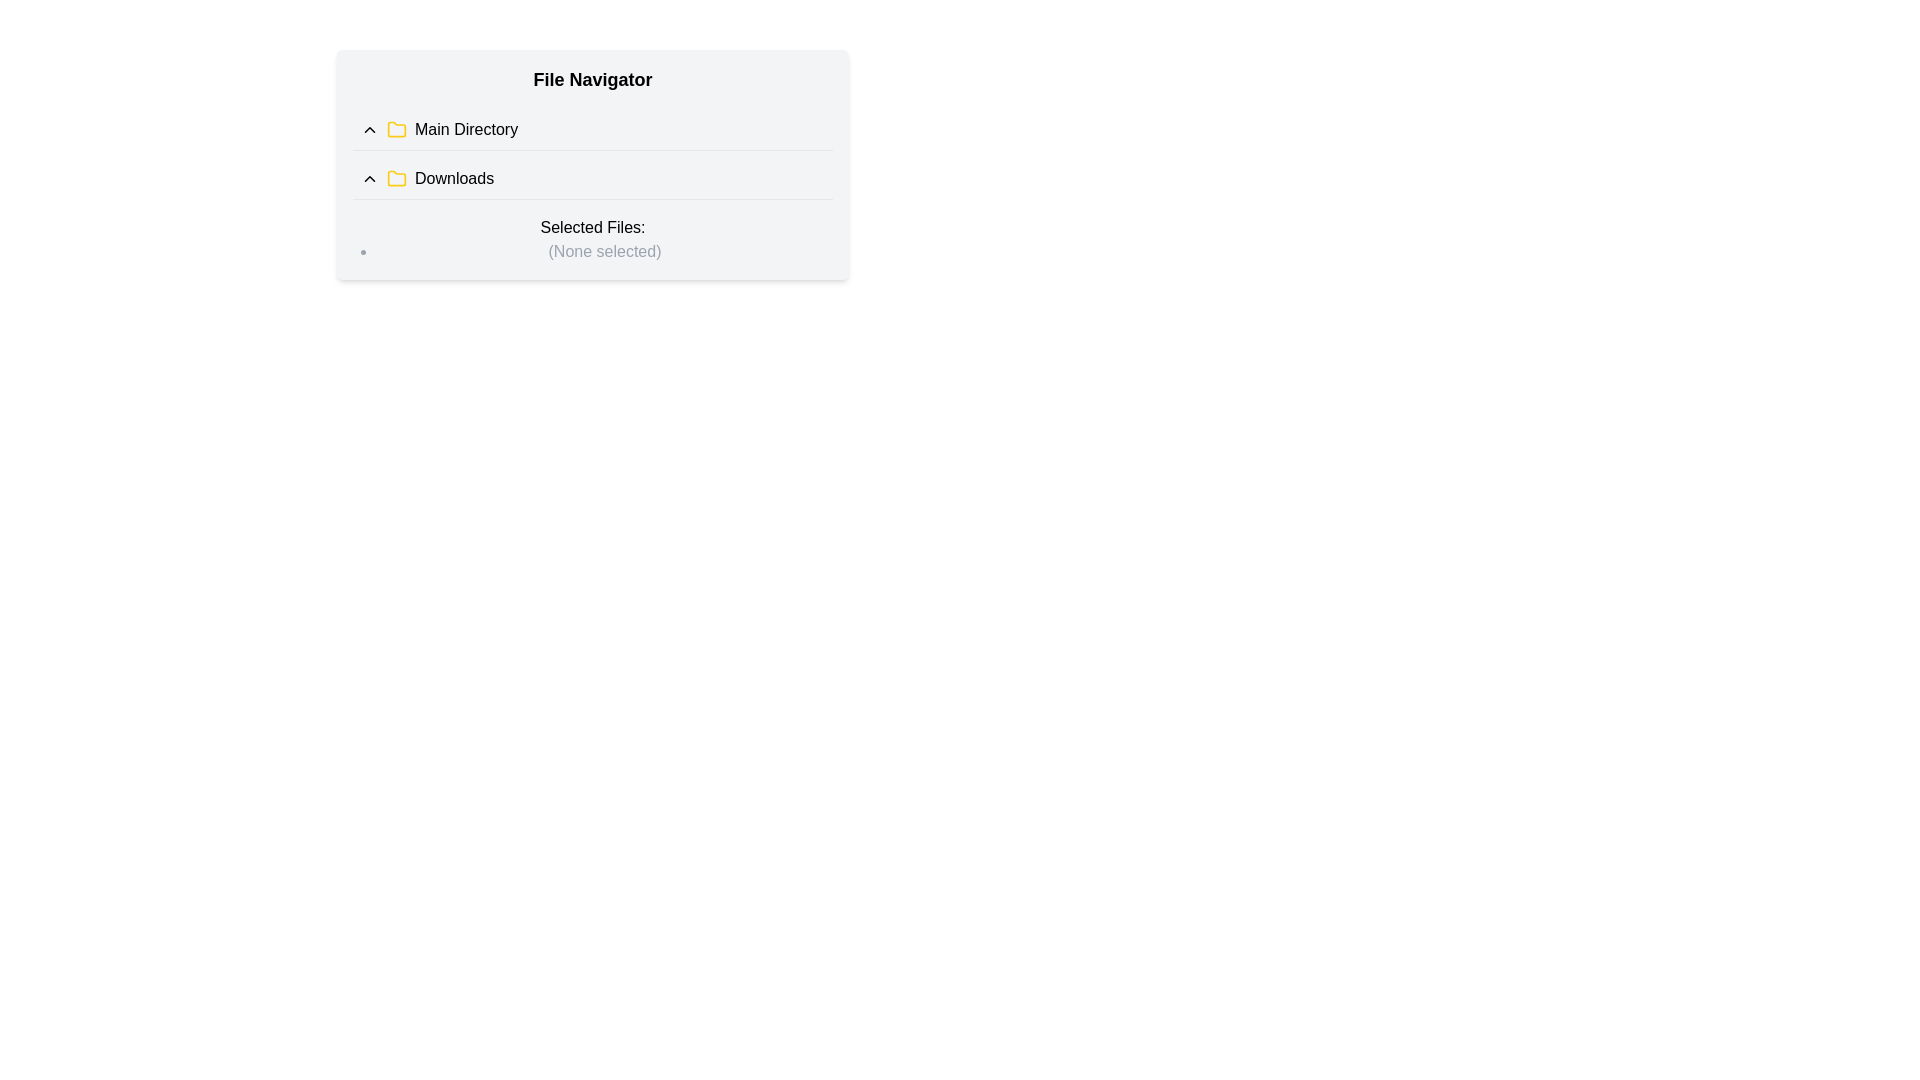 The image size is (1920, 1080). What do you see at coordinates (369, 177) in the screenshot?
I see `the interactive button styled as an icon resembling a chevron or arrow` at bounding box center [369, 177].